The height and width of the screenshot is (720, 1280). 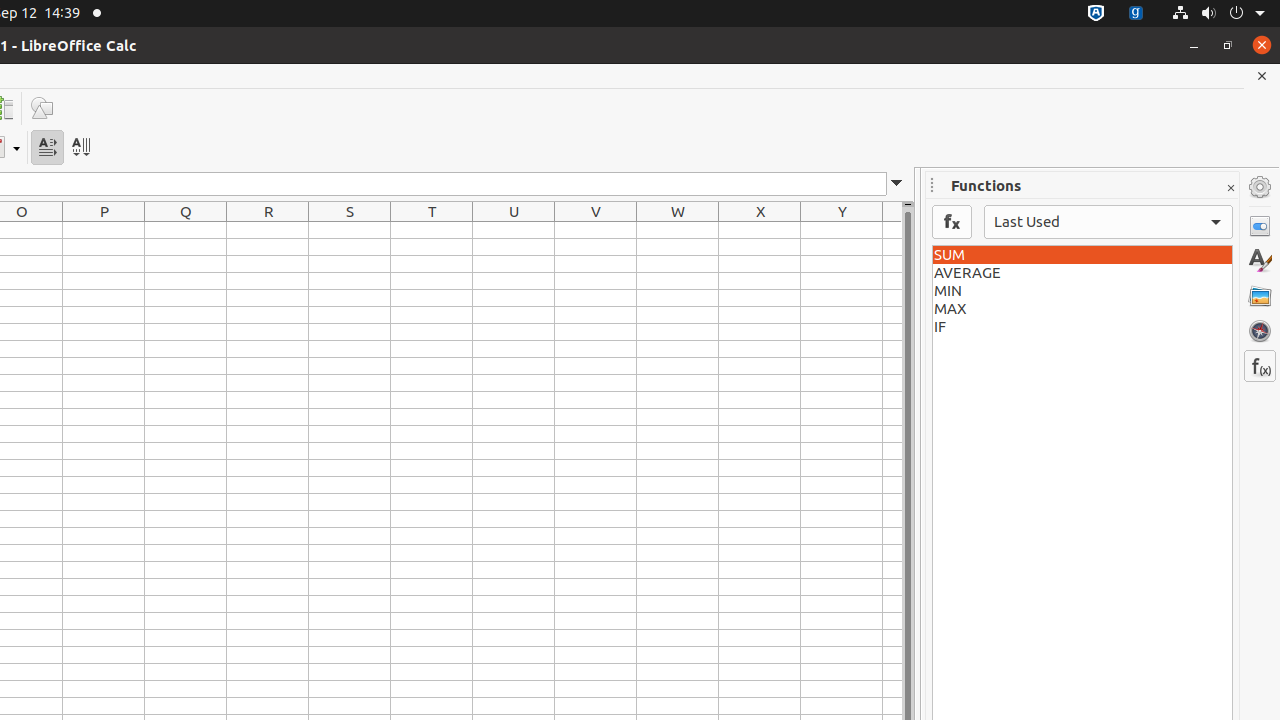 I want to click on 'SUM', so click(x=1081, y=254).